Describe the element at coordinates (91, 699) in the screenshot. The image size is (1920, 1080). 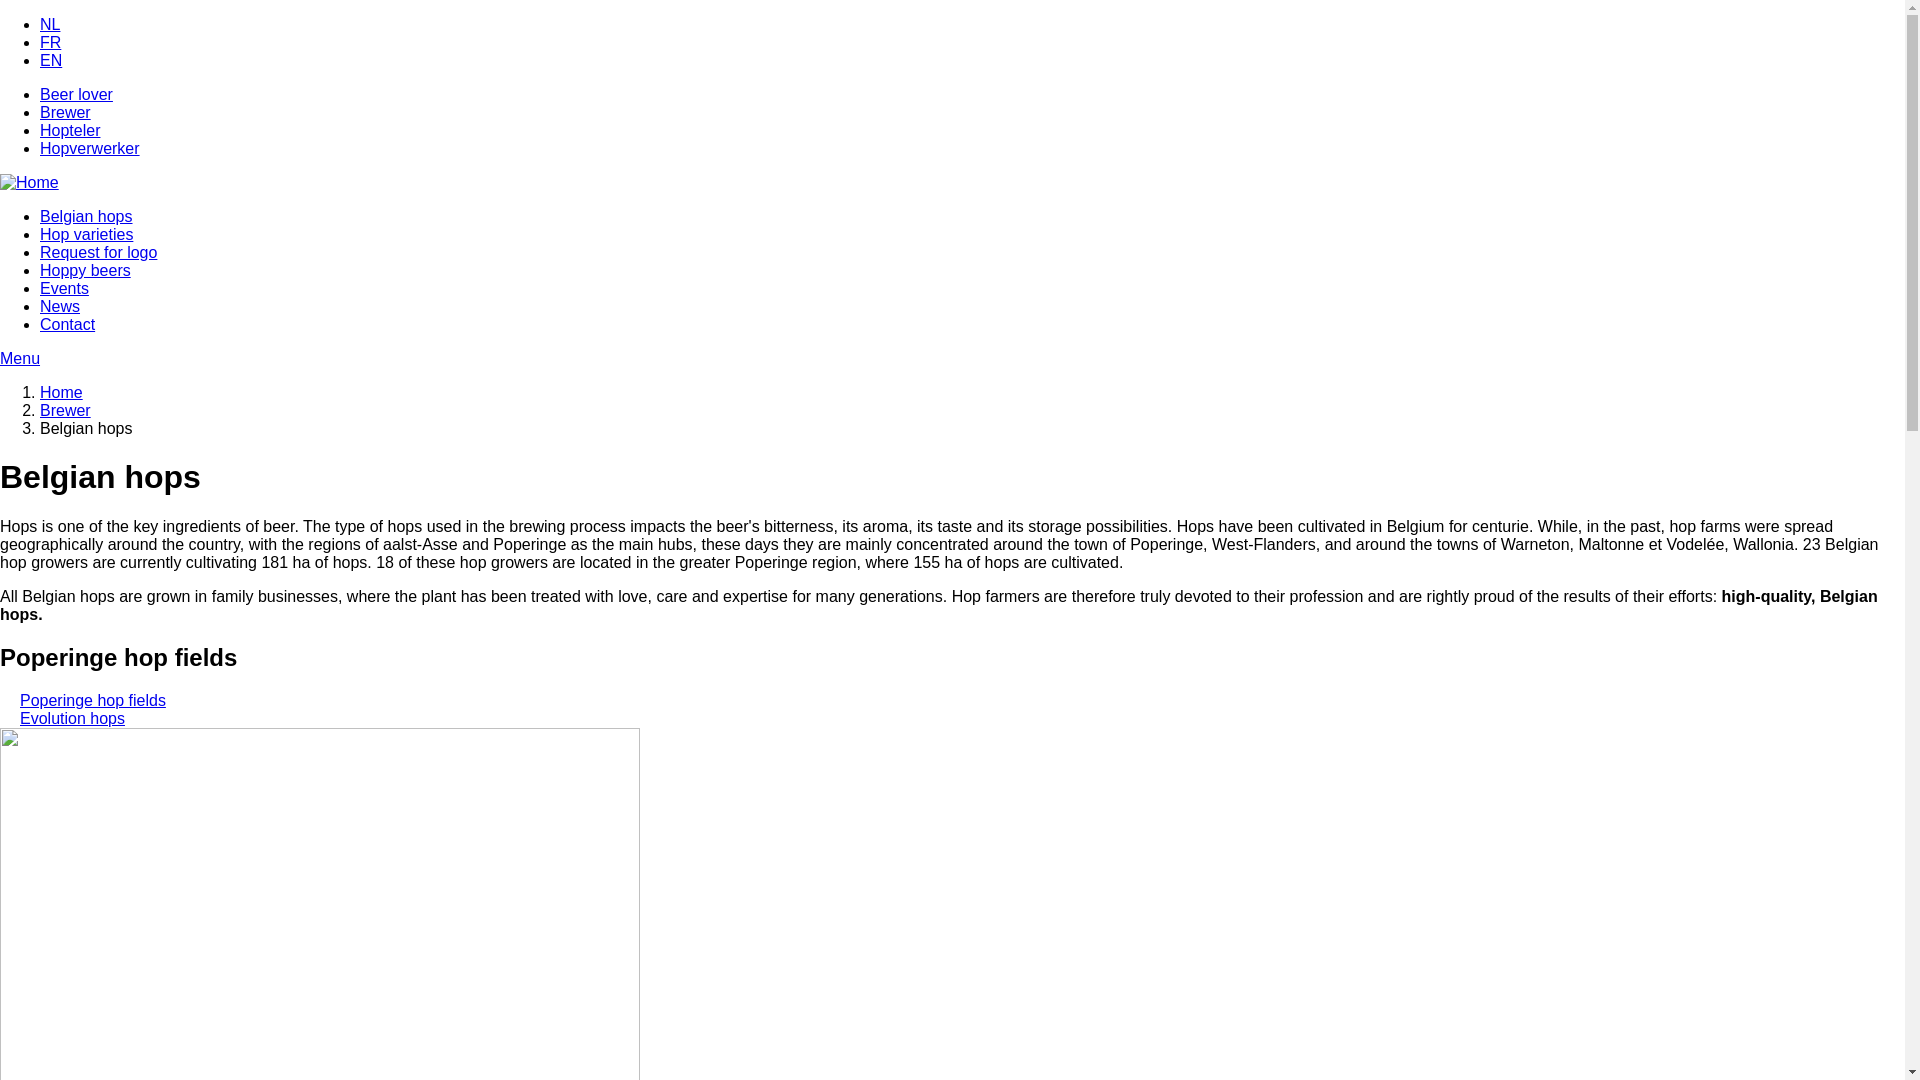
I see `'Poperinge hop fields'` at that location.